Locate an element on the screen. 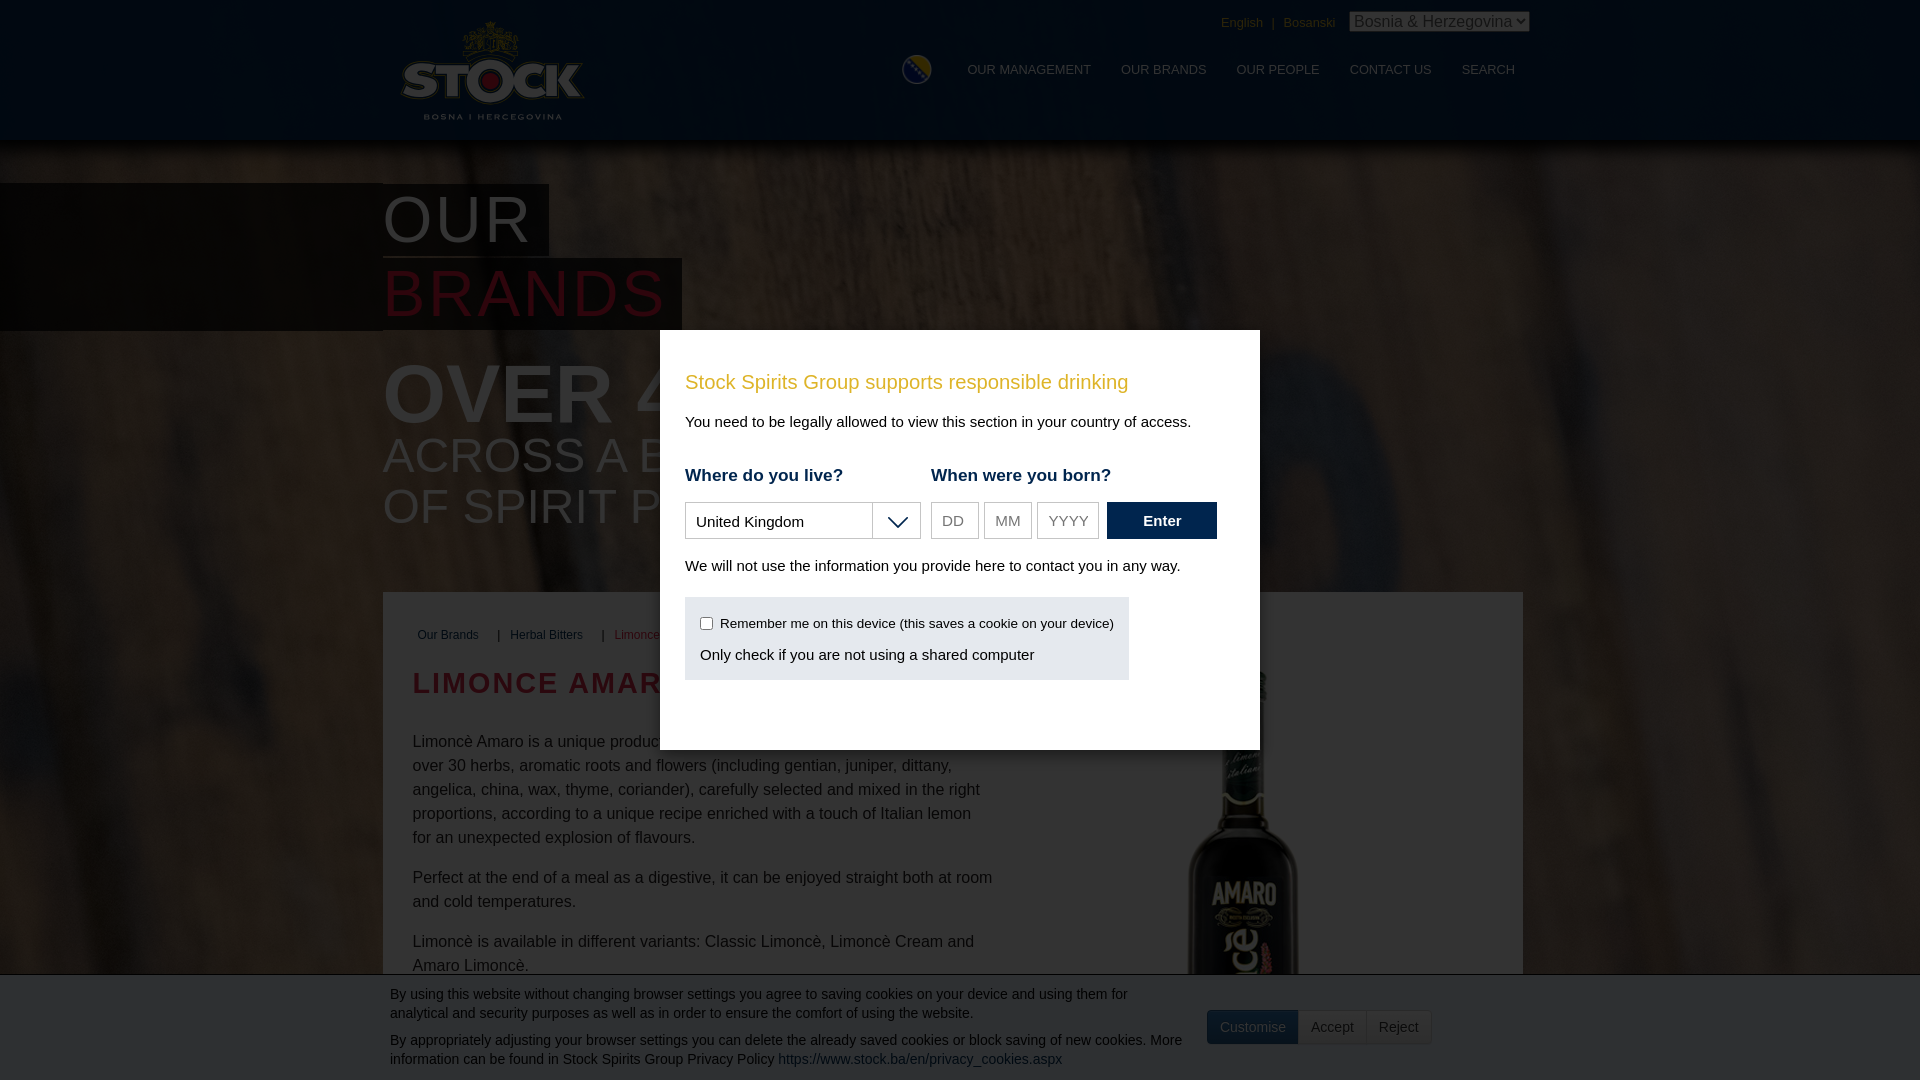  'English' is located at coordinates (1241, 22).